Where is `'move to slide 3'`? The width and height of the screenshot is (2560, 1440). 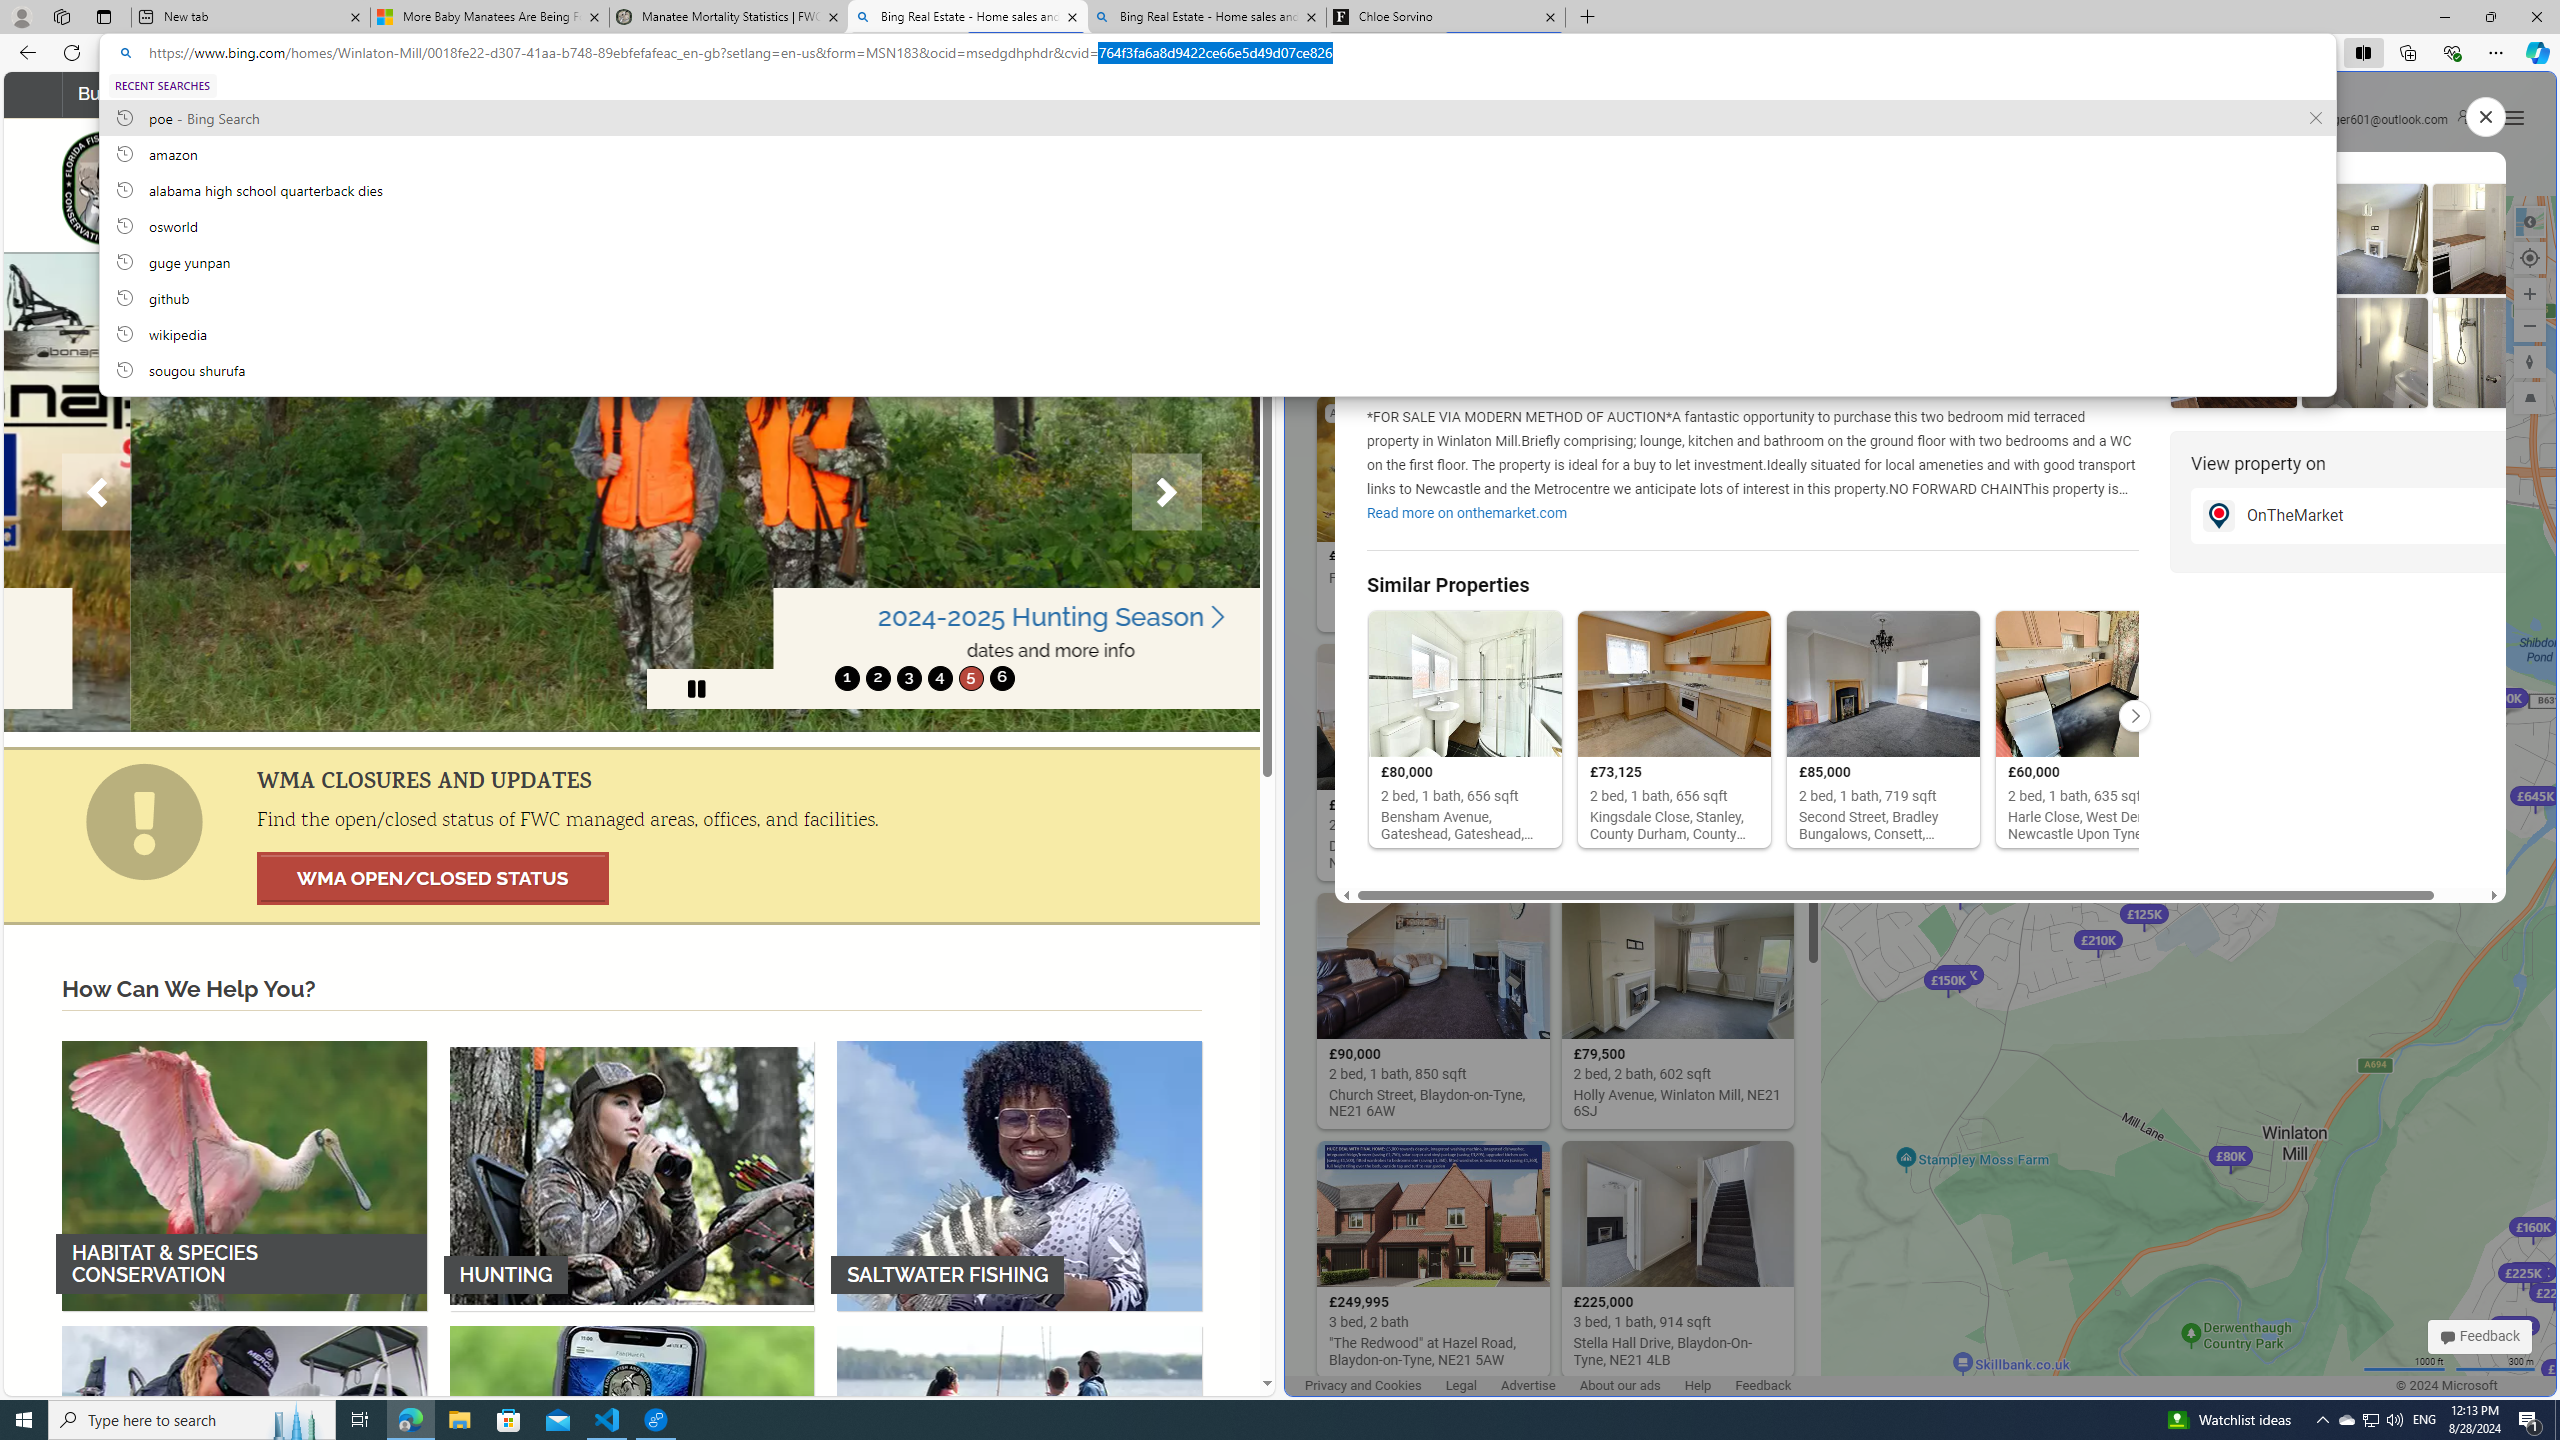
'move to slide 3' is located at coordinates (908, 677).